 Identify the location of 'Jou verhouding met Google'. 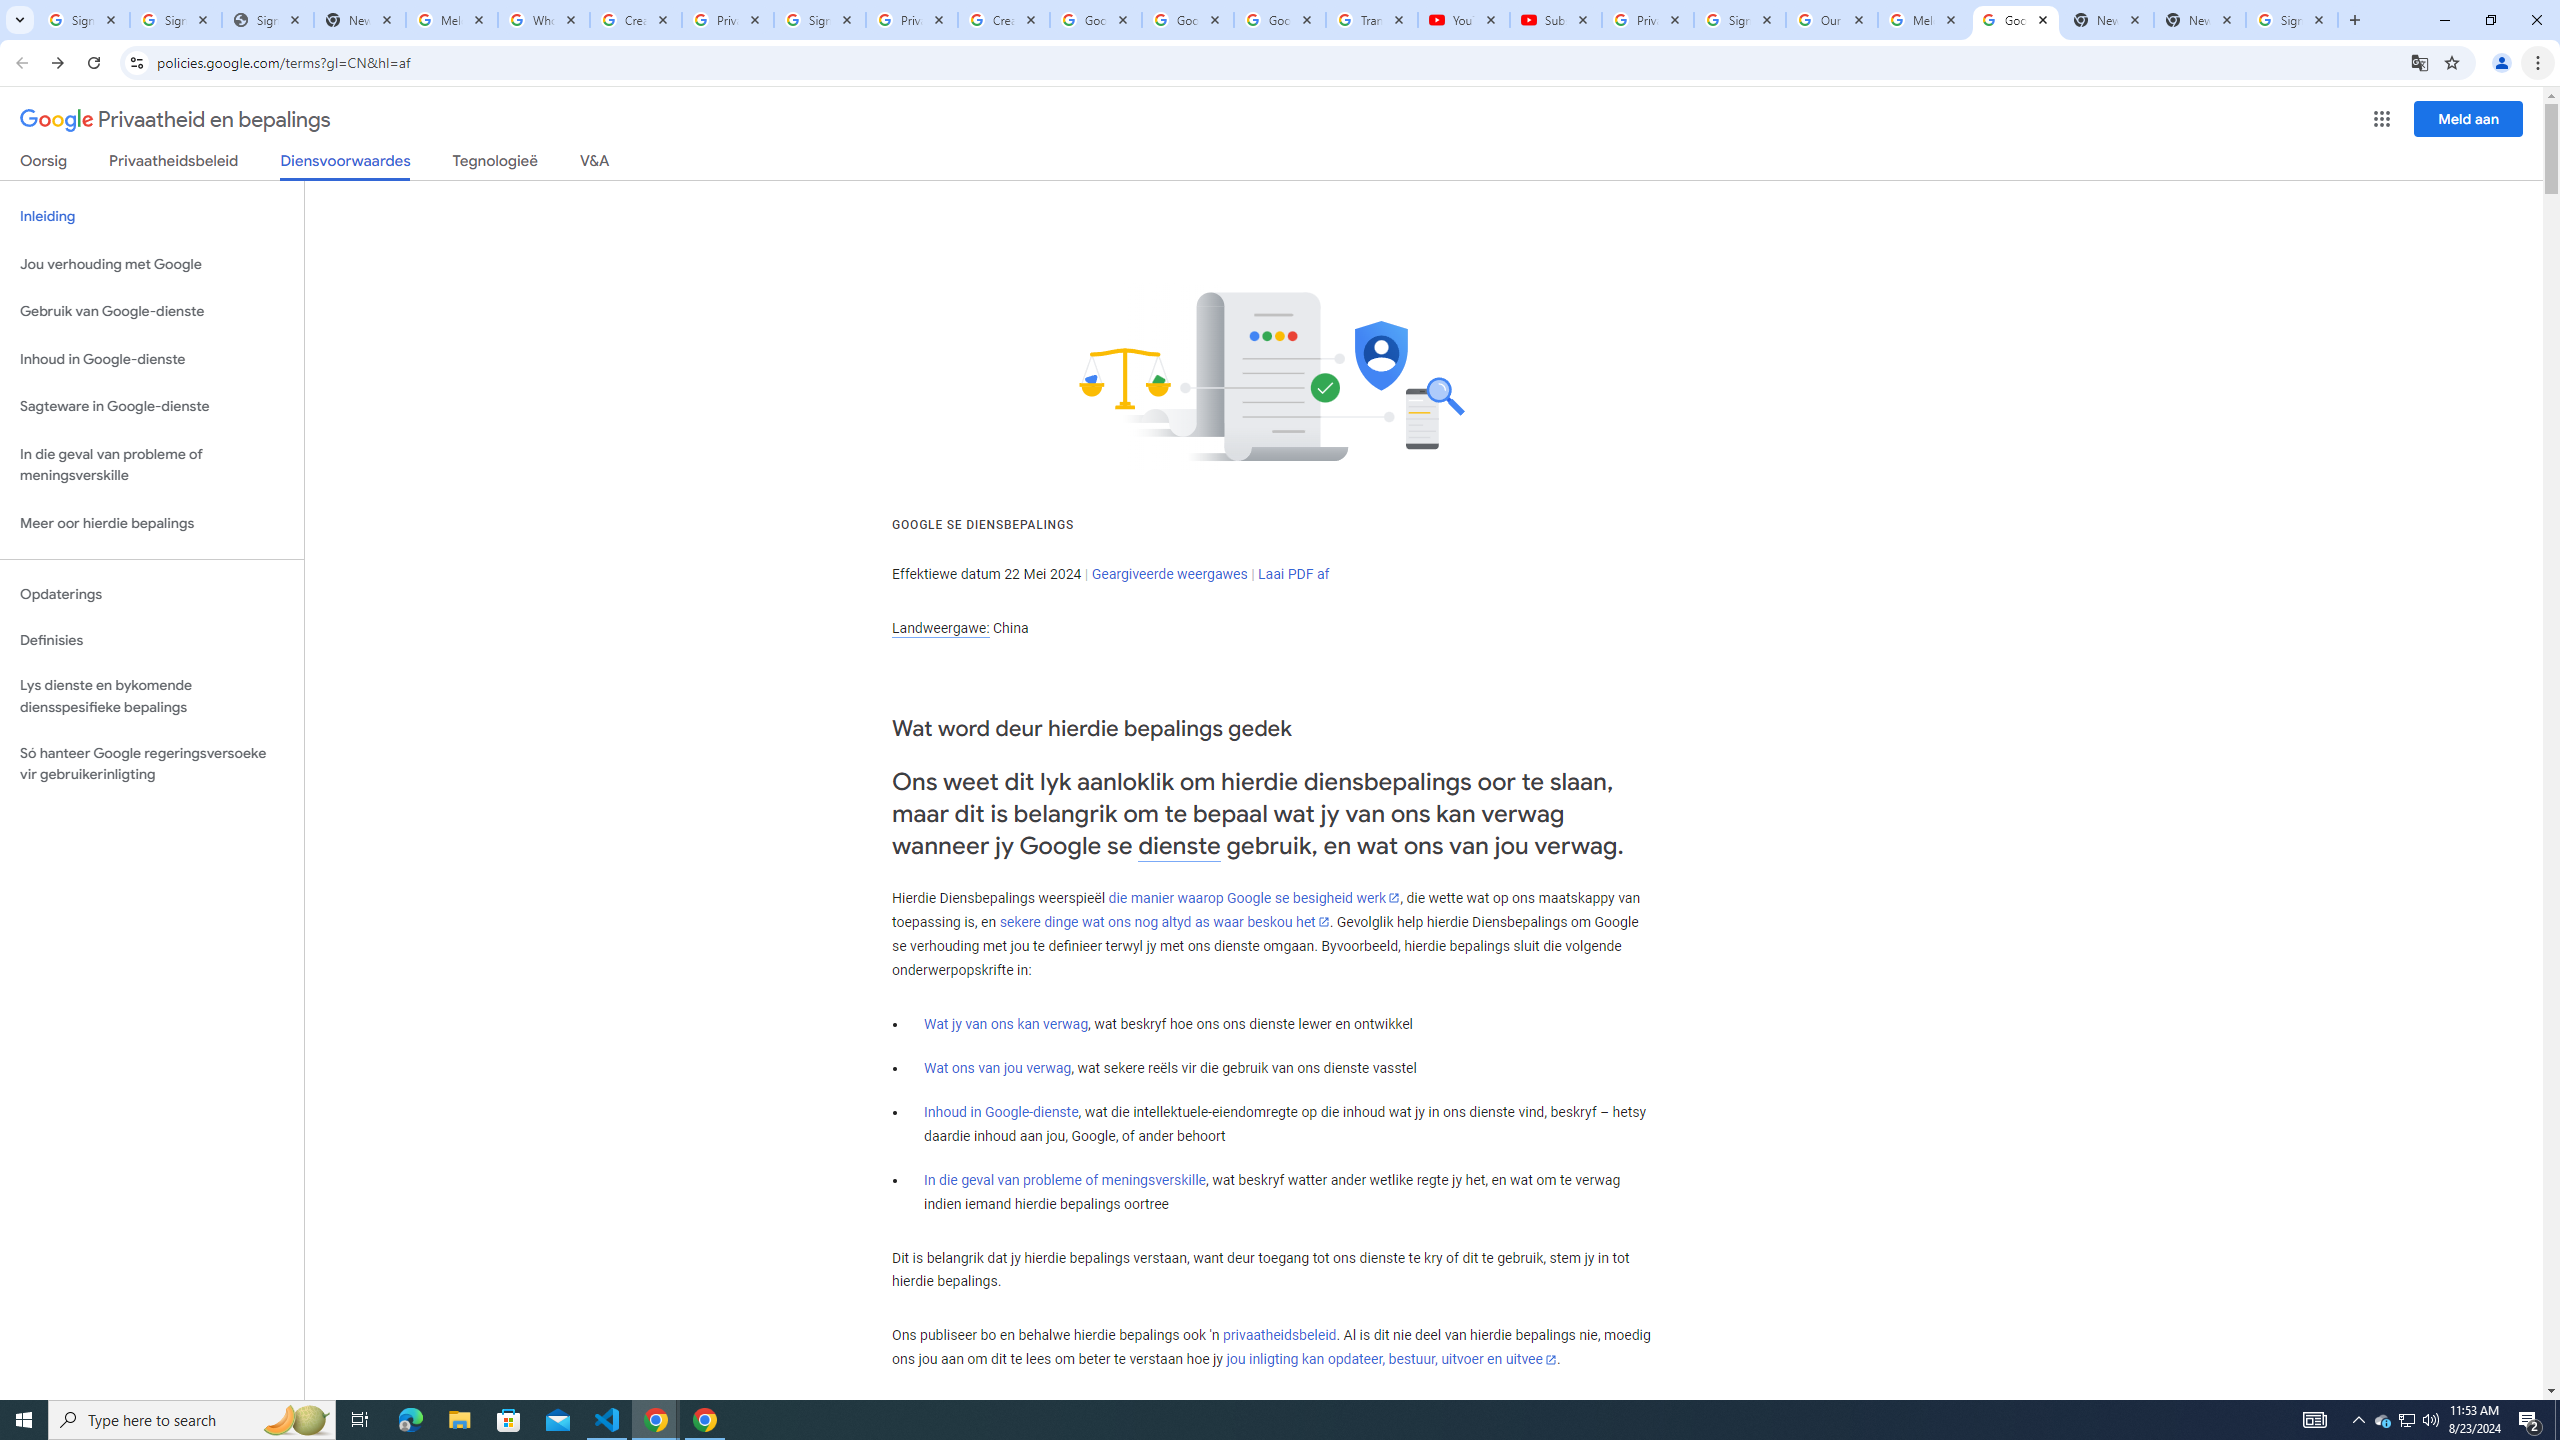
(151, 264).